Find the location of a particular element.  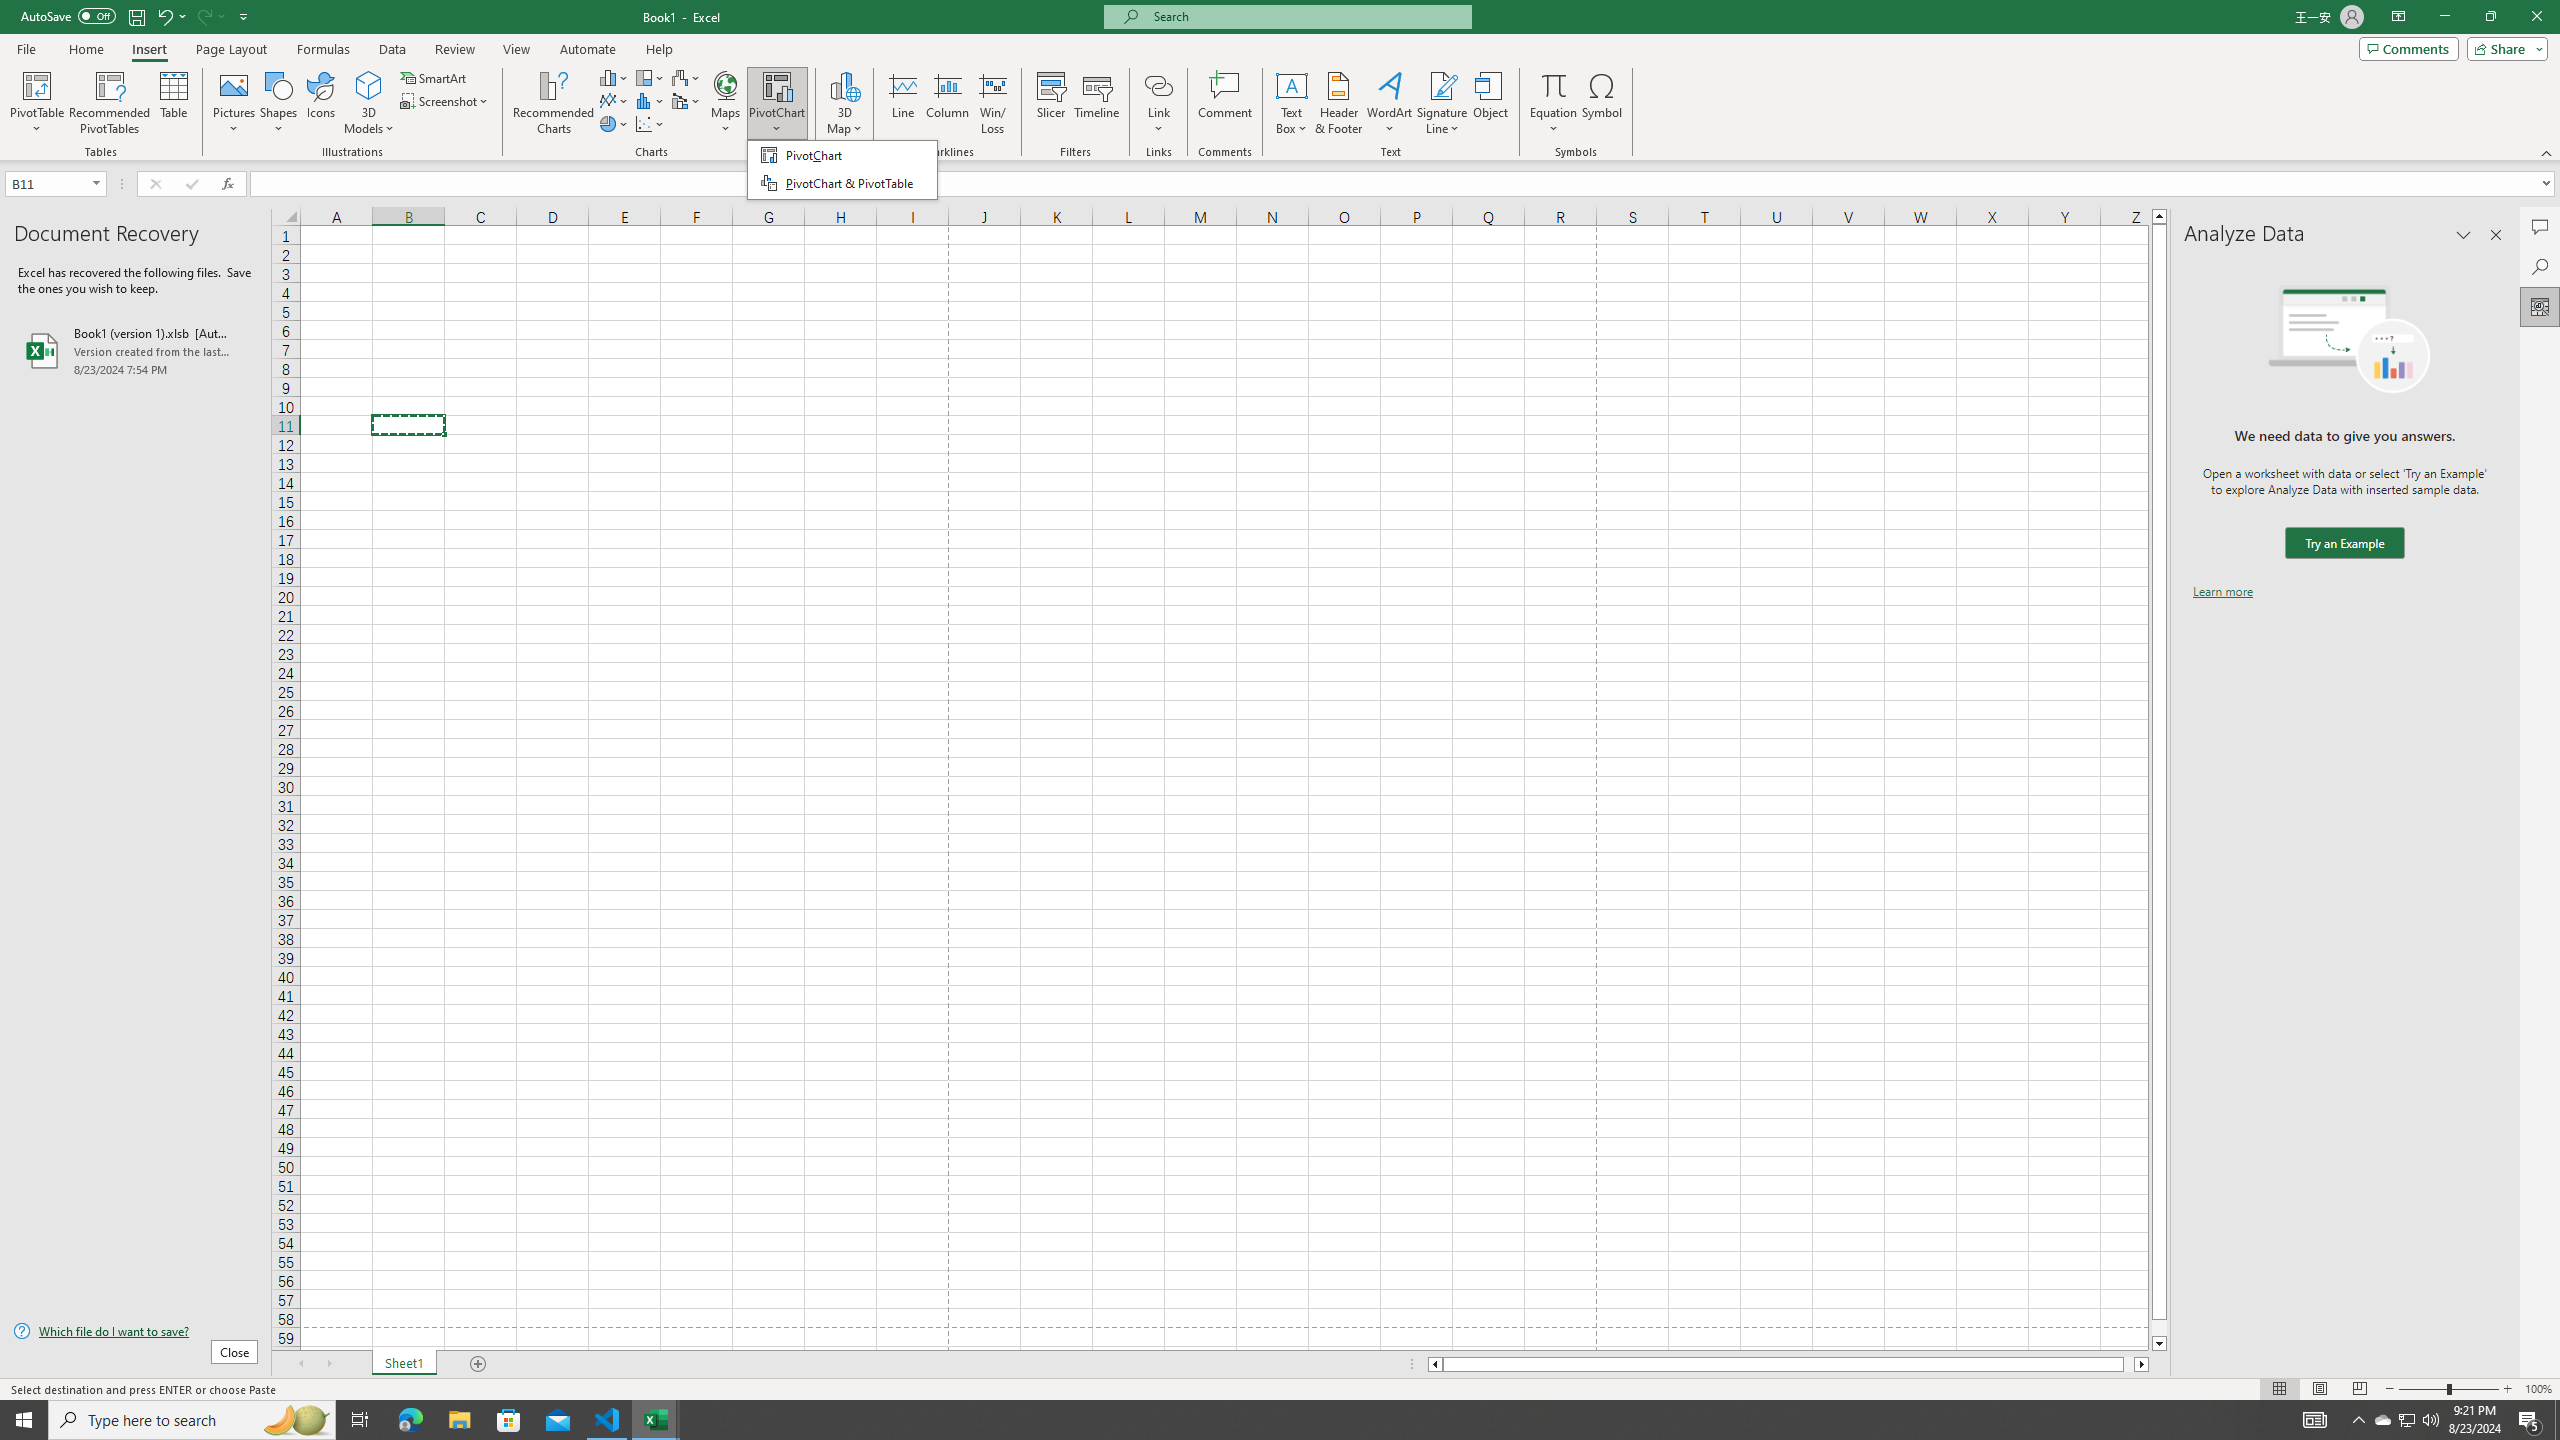

'Action Center, 5 new notifications' is located at coordinates (2530, 1418).